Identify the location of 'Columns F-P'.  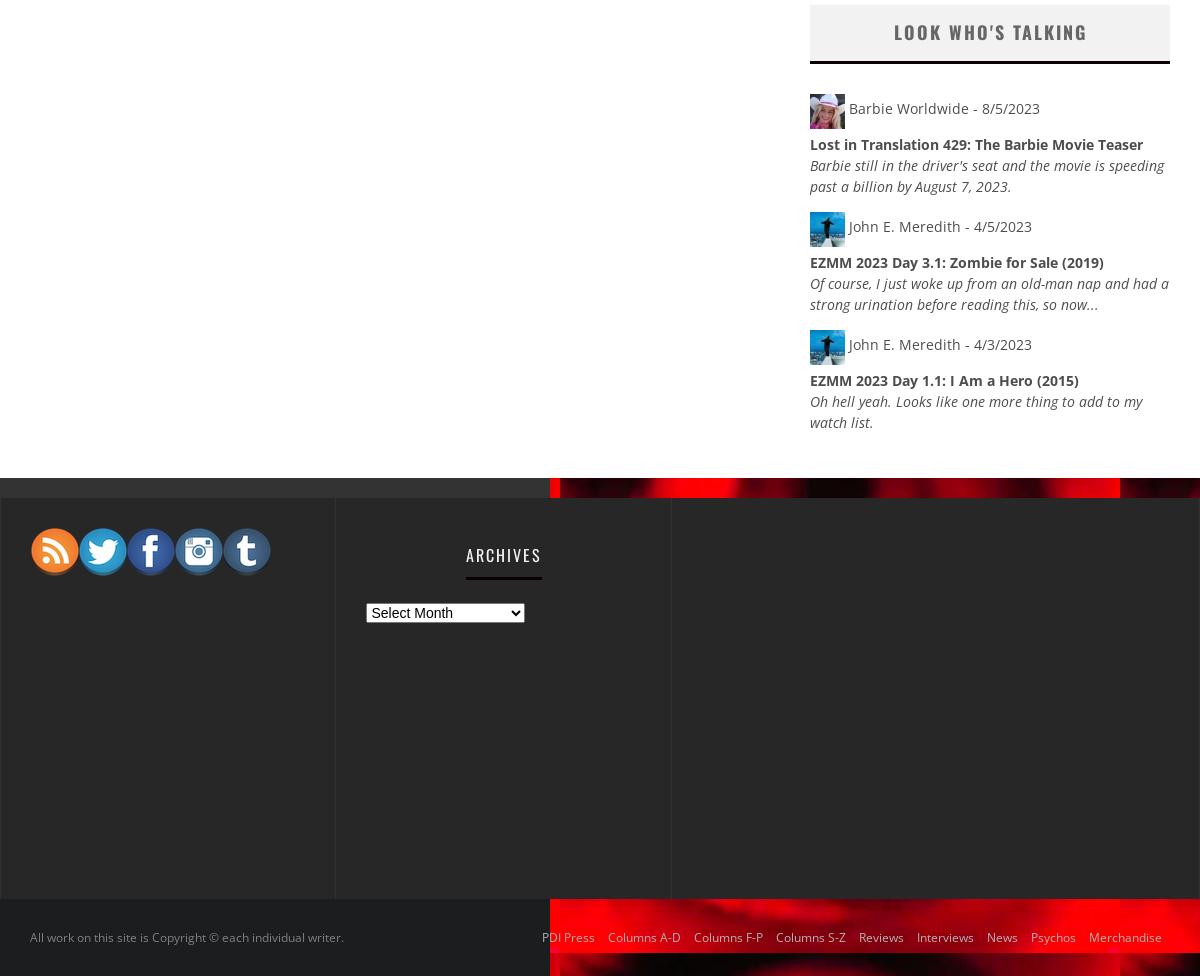
(728, 936).